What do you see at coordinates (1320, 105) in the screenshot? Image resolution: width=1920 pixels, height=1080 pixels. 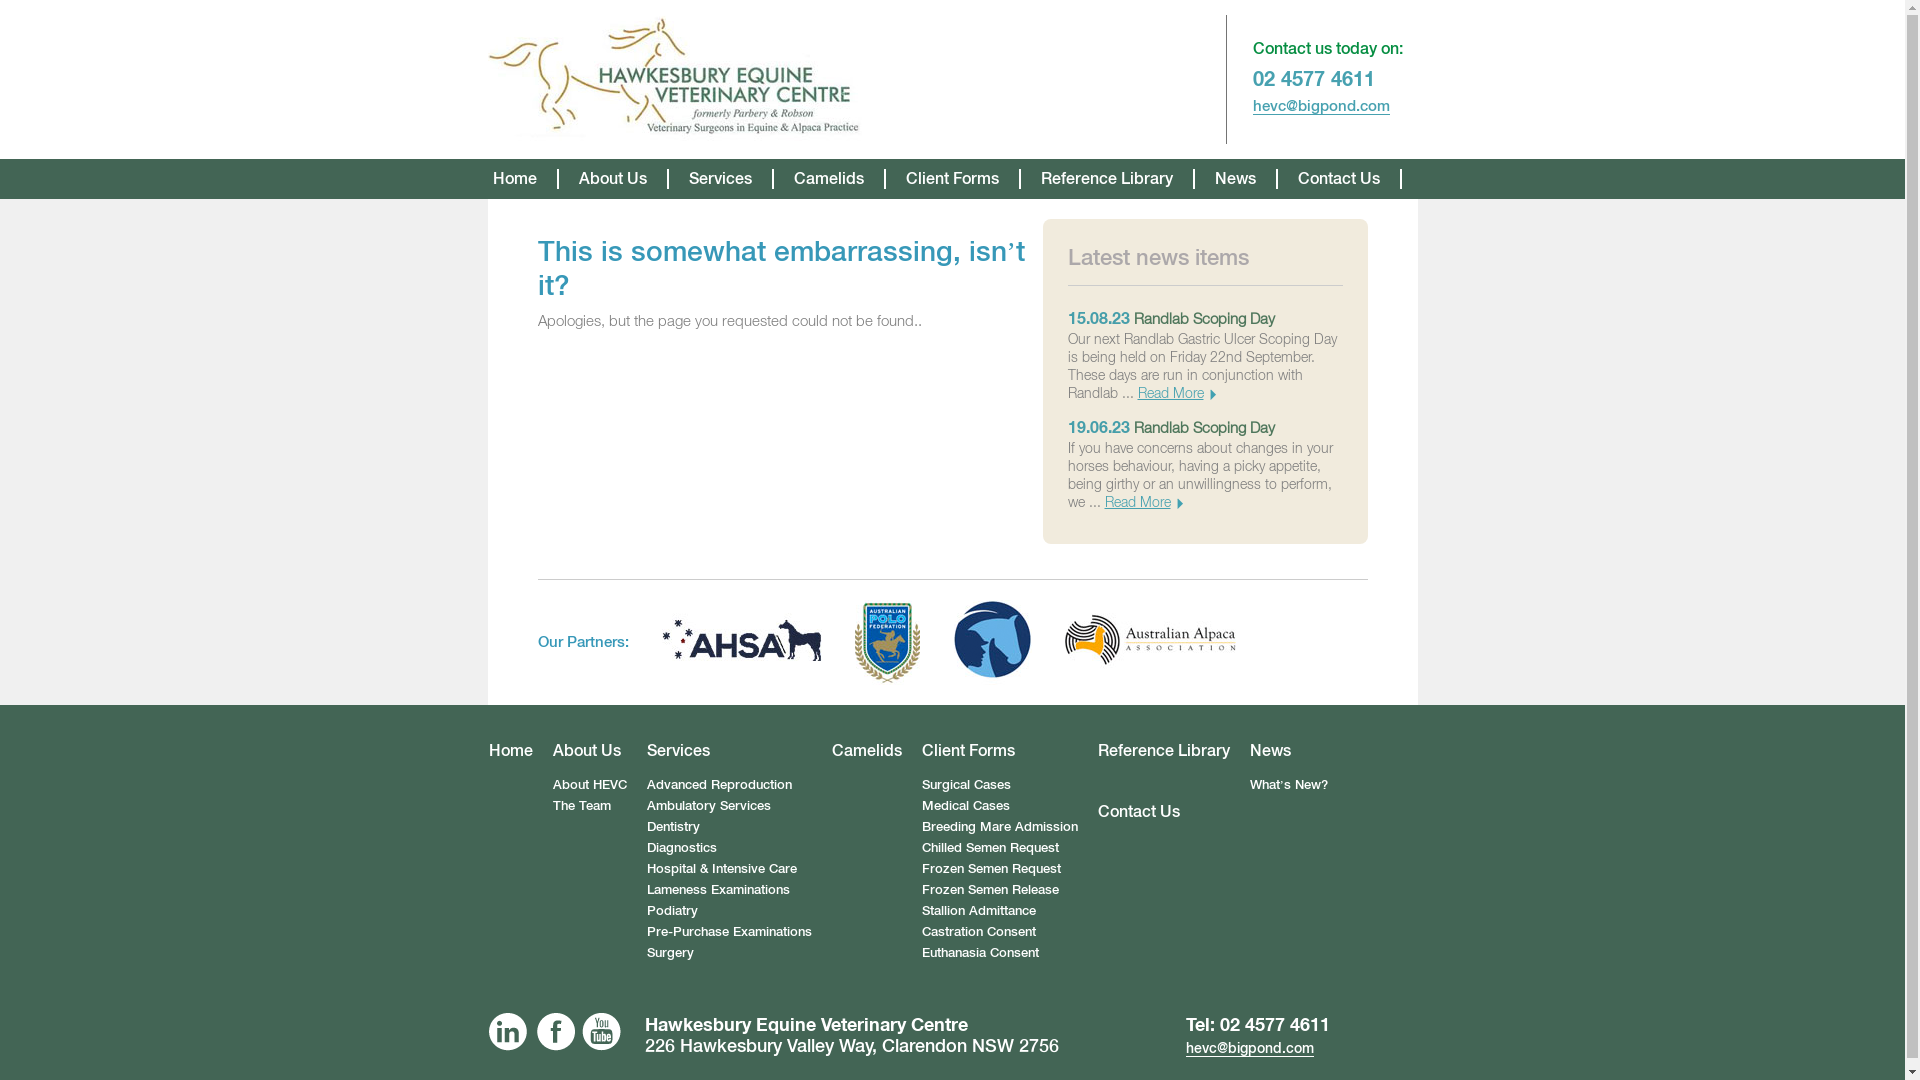 I see `'hevc@bigpond.com'` at bounding box center [1320, 105].